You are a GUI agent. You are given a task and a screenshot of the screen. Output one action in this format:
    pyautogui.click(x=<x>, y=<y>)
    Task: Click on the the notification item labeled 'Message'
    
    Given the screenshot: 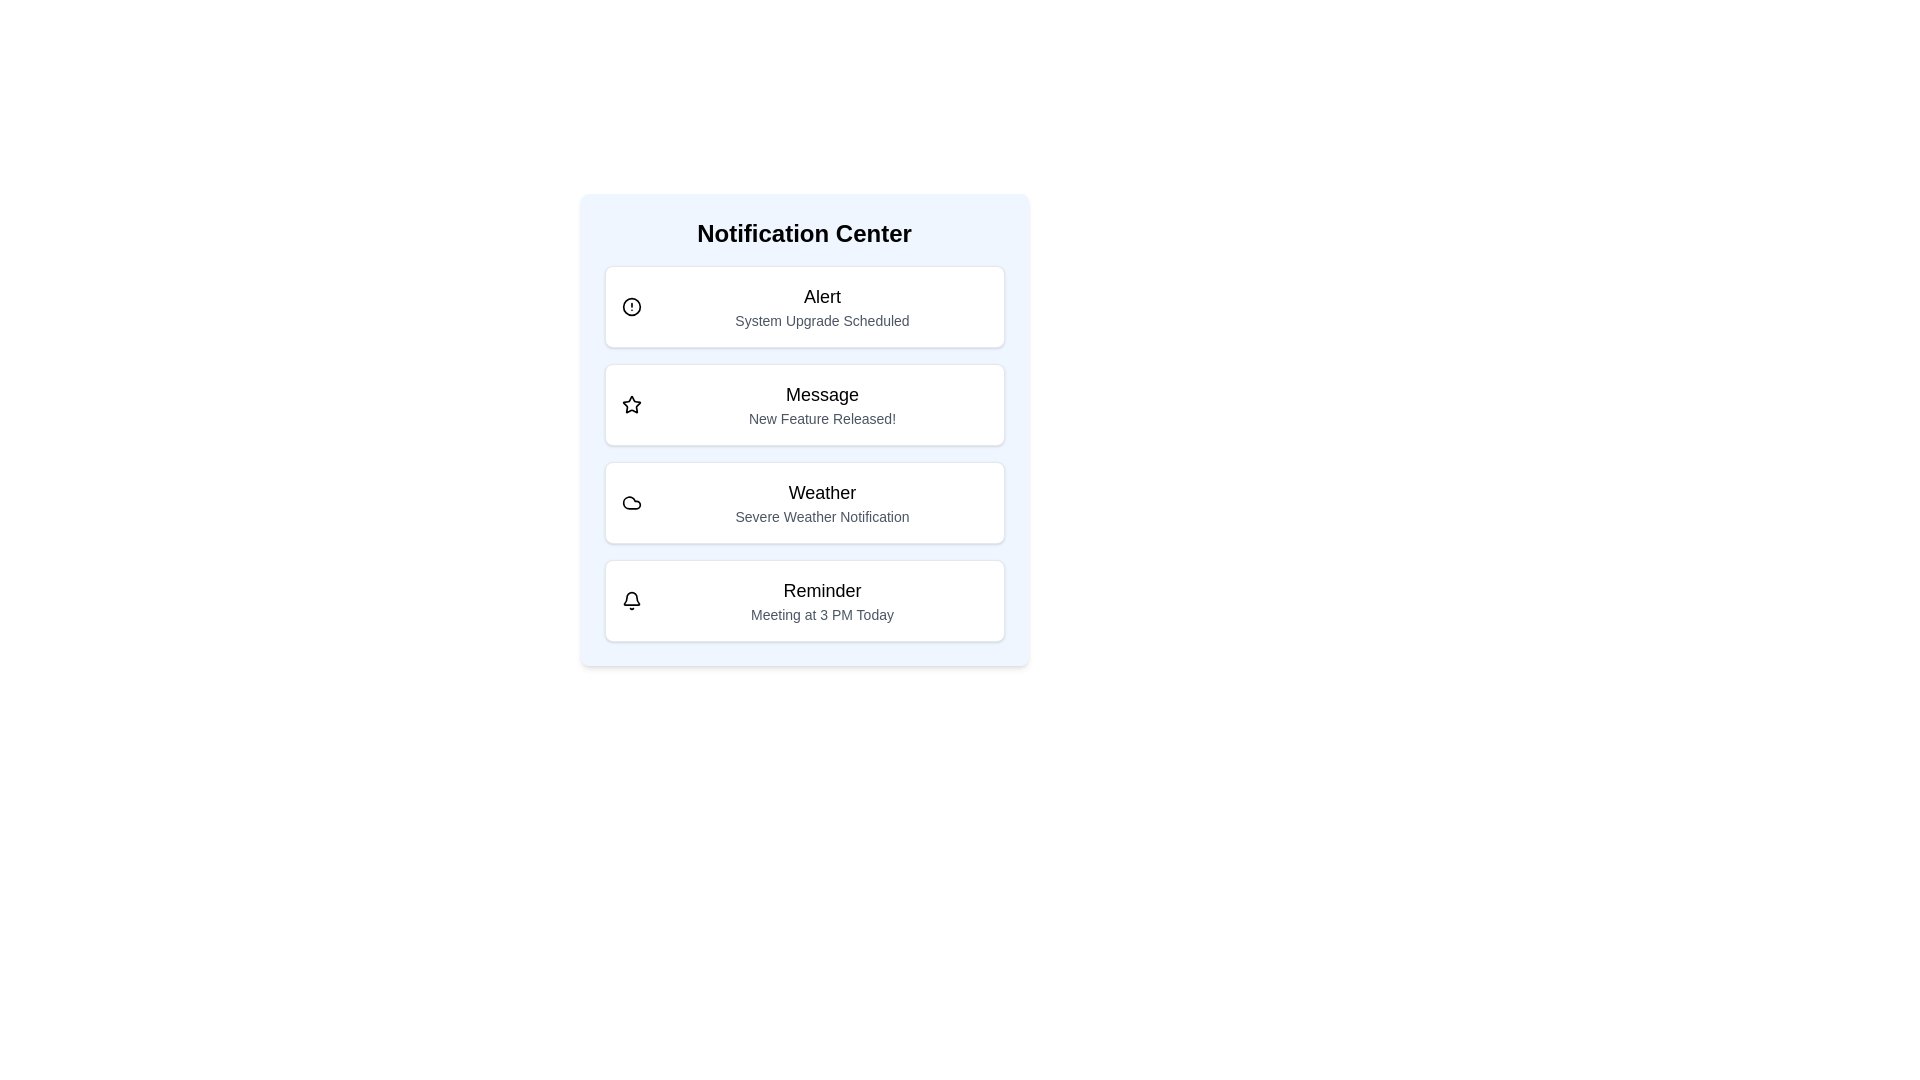 What is the action you would take?
    pyautogui.click(x=804, y=405)
    